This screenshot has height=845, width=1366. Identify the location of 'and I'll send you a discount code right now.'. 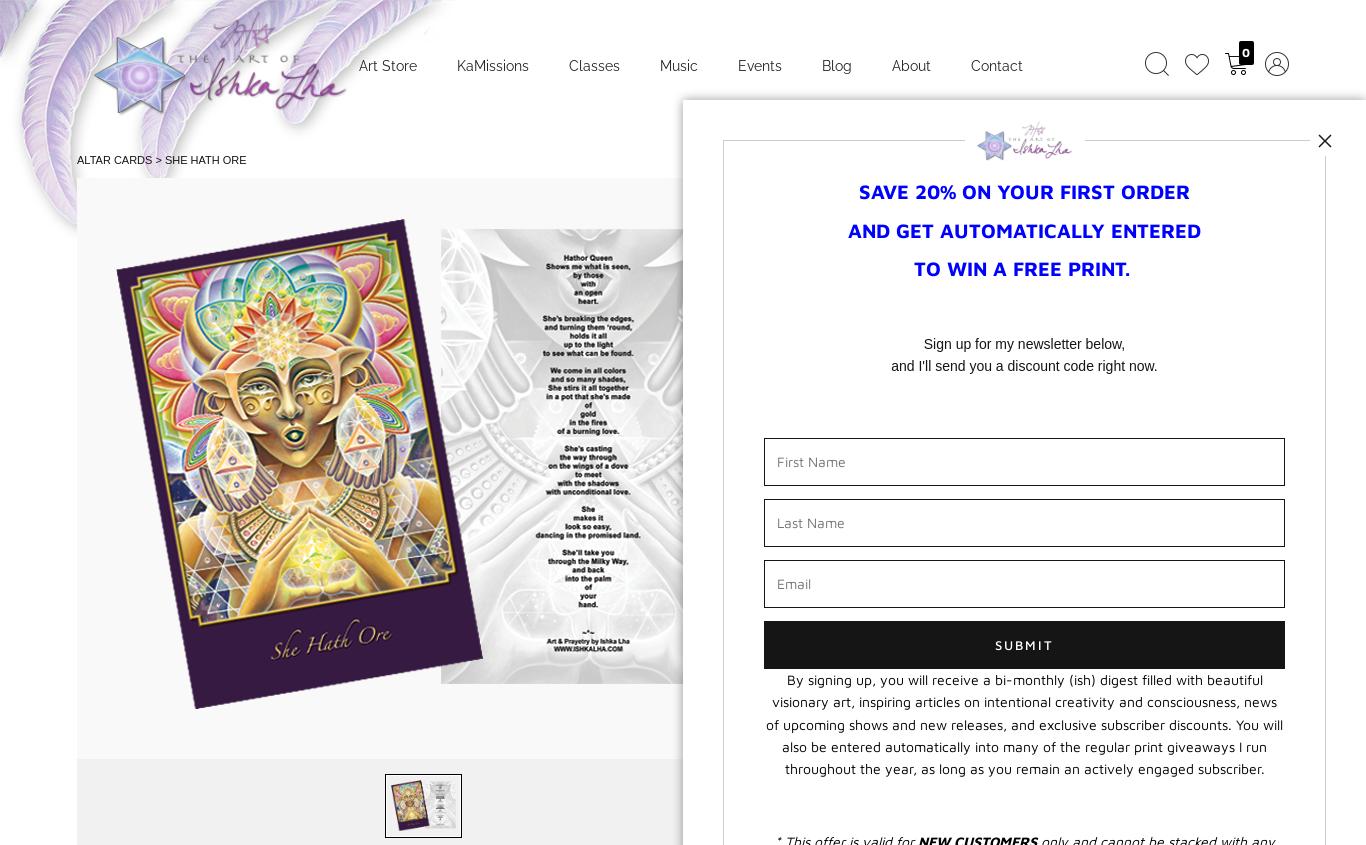
(1023, 364).